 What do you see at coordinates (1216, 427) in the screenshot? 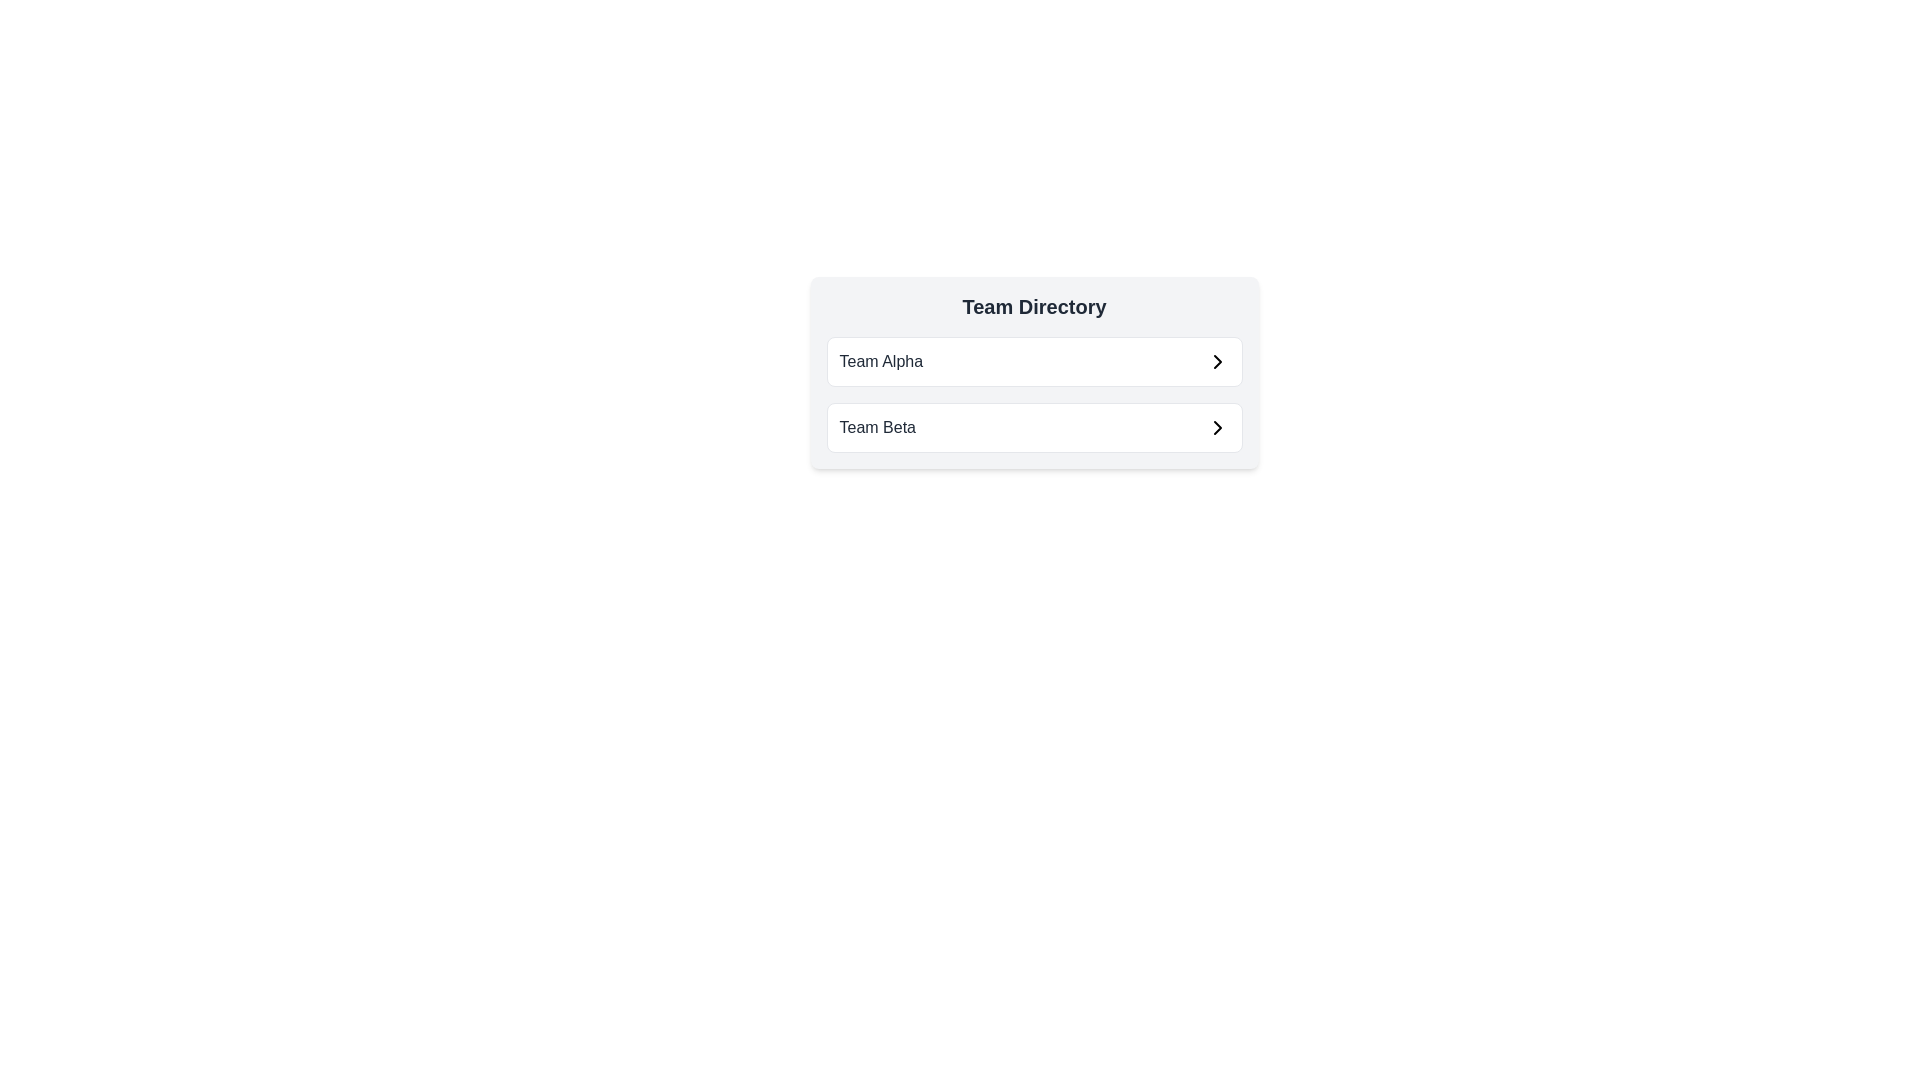
I see `the SVG-based chevron icon located in the second row of the 'Team Directory' section, aligned with the label 'Team Beta', to provide interaction feedback` at bounding box center [1216, 427].